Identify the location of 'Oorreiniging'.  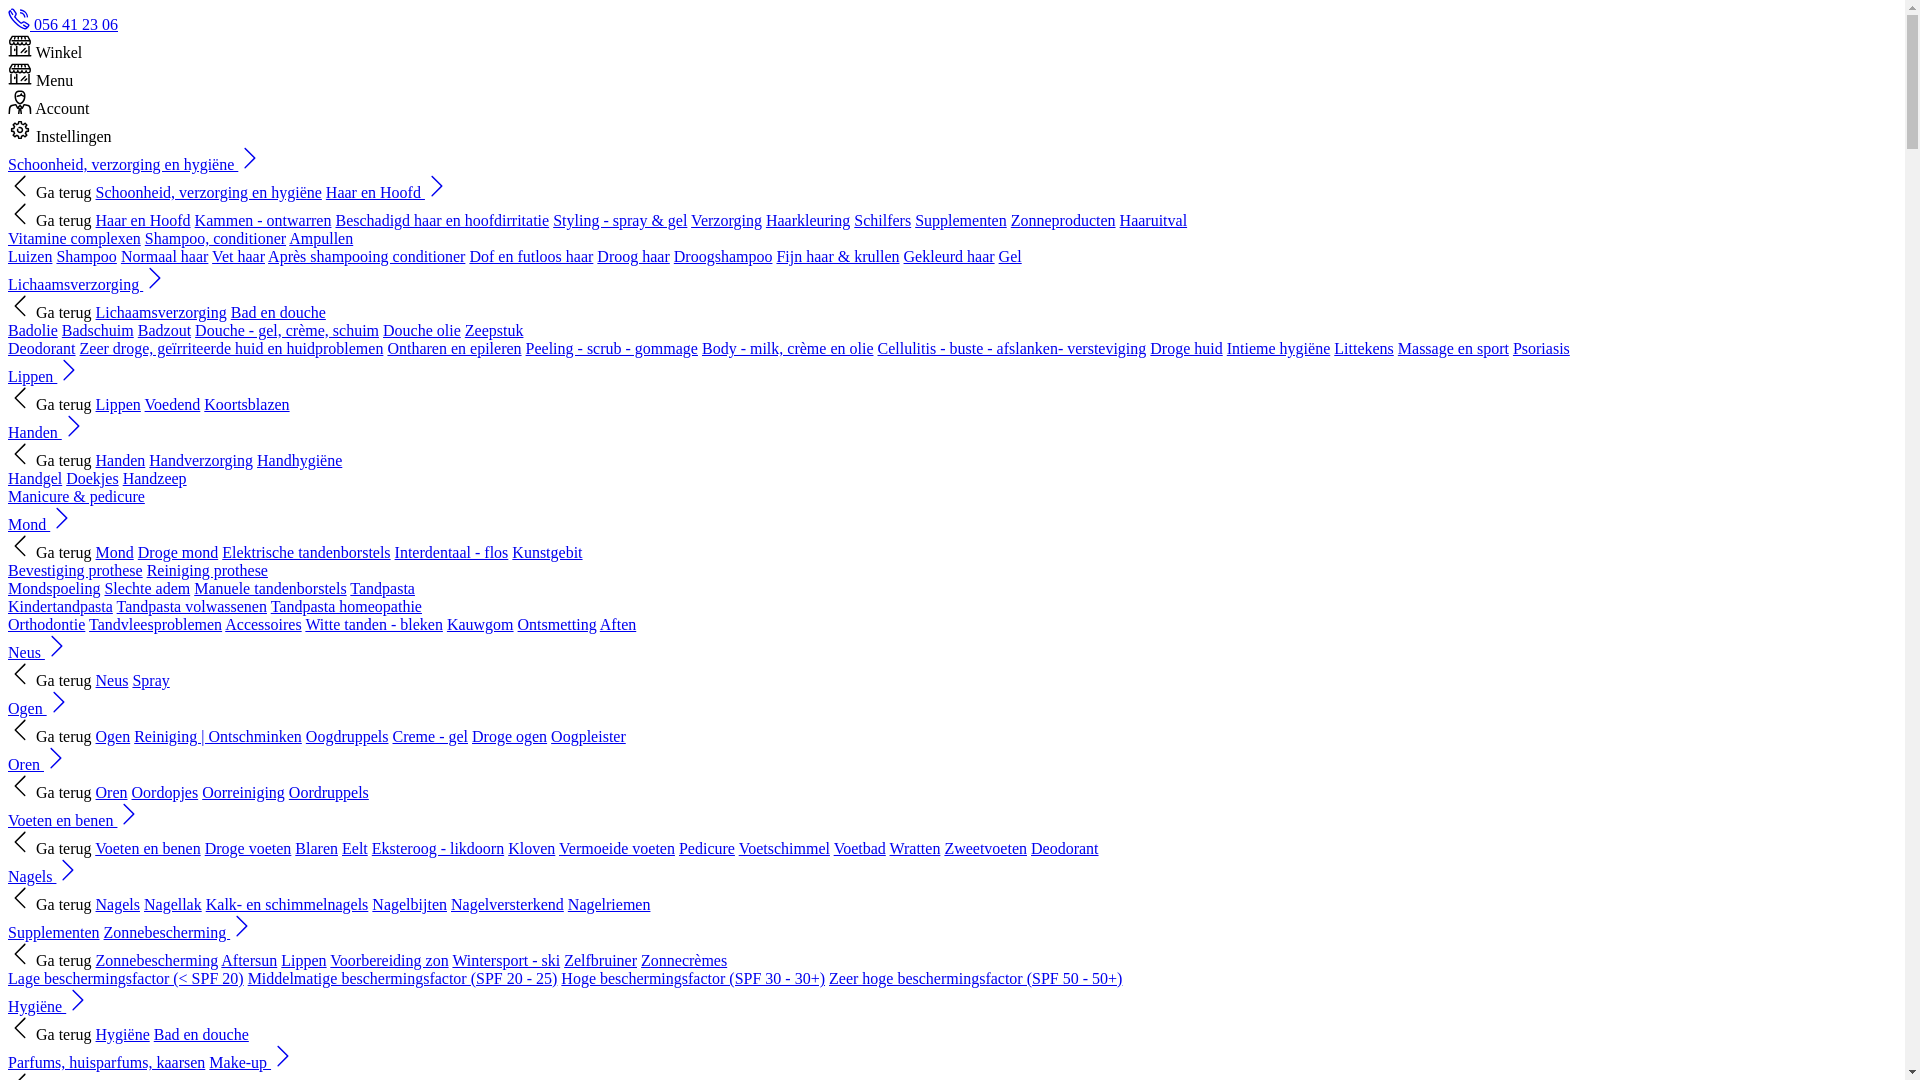
(242, 791).